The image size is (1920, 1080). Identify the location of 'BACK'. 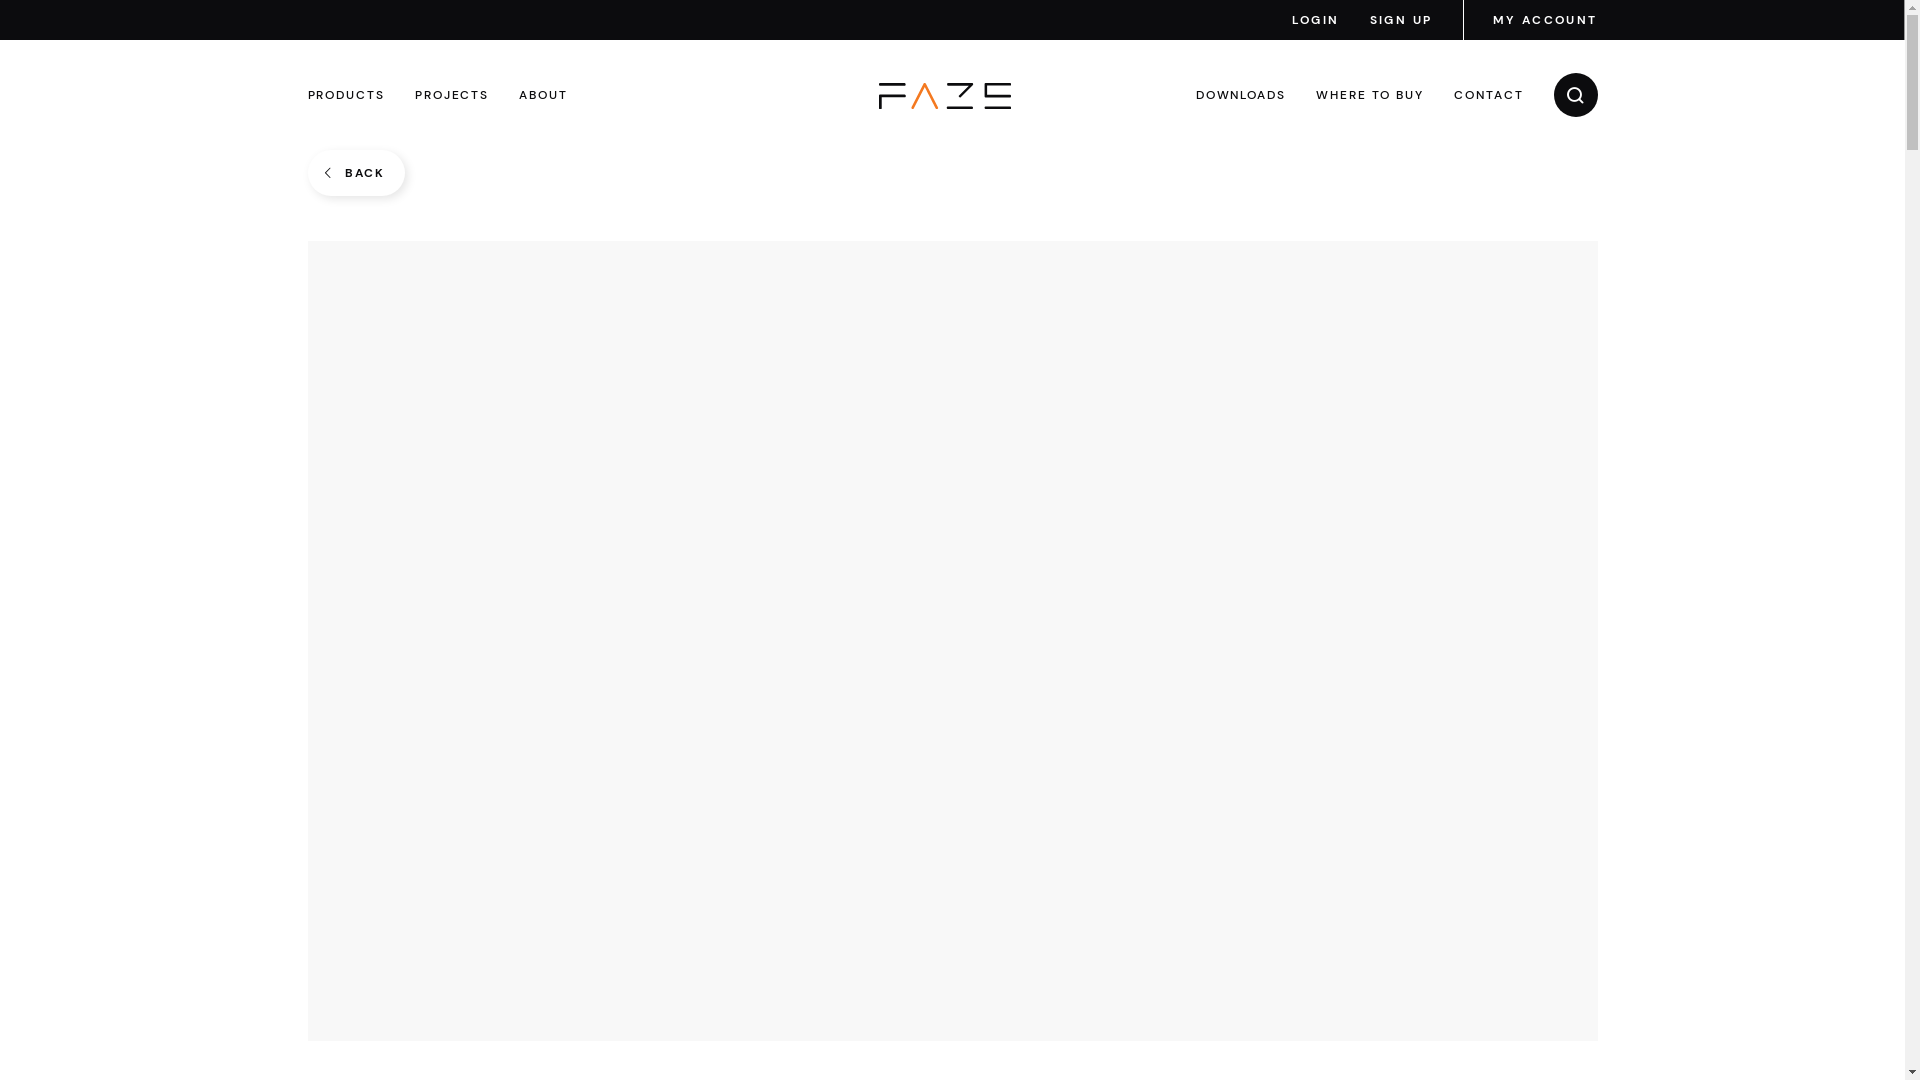
(306, 172).